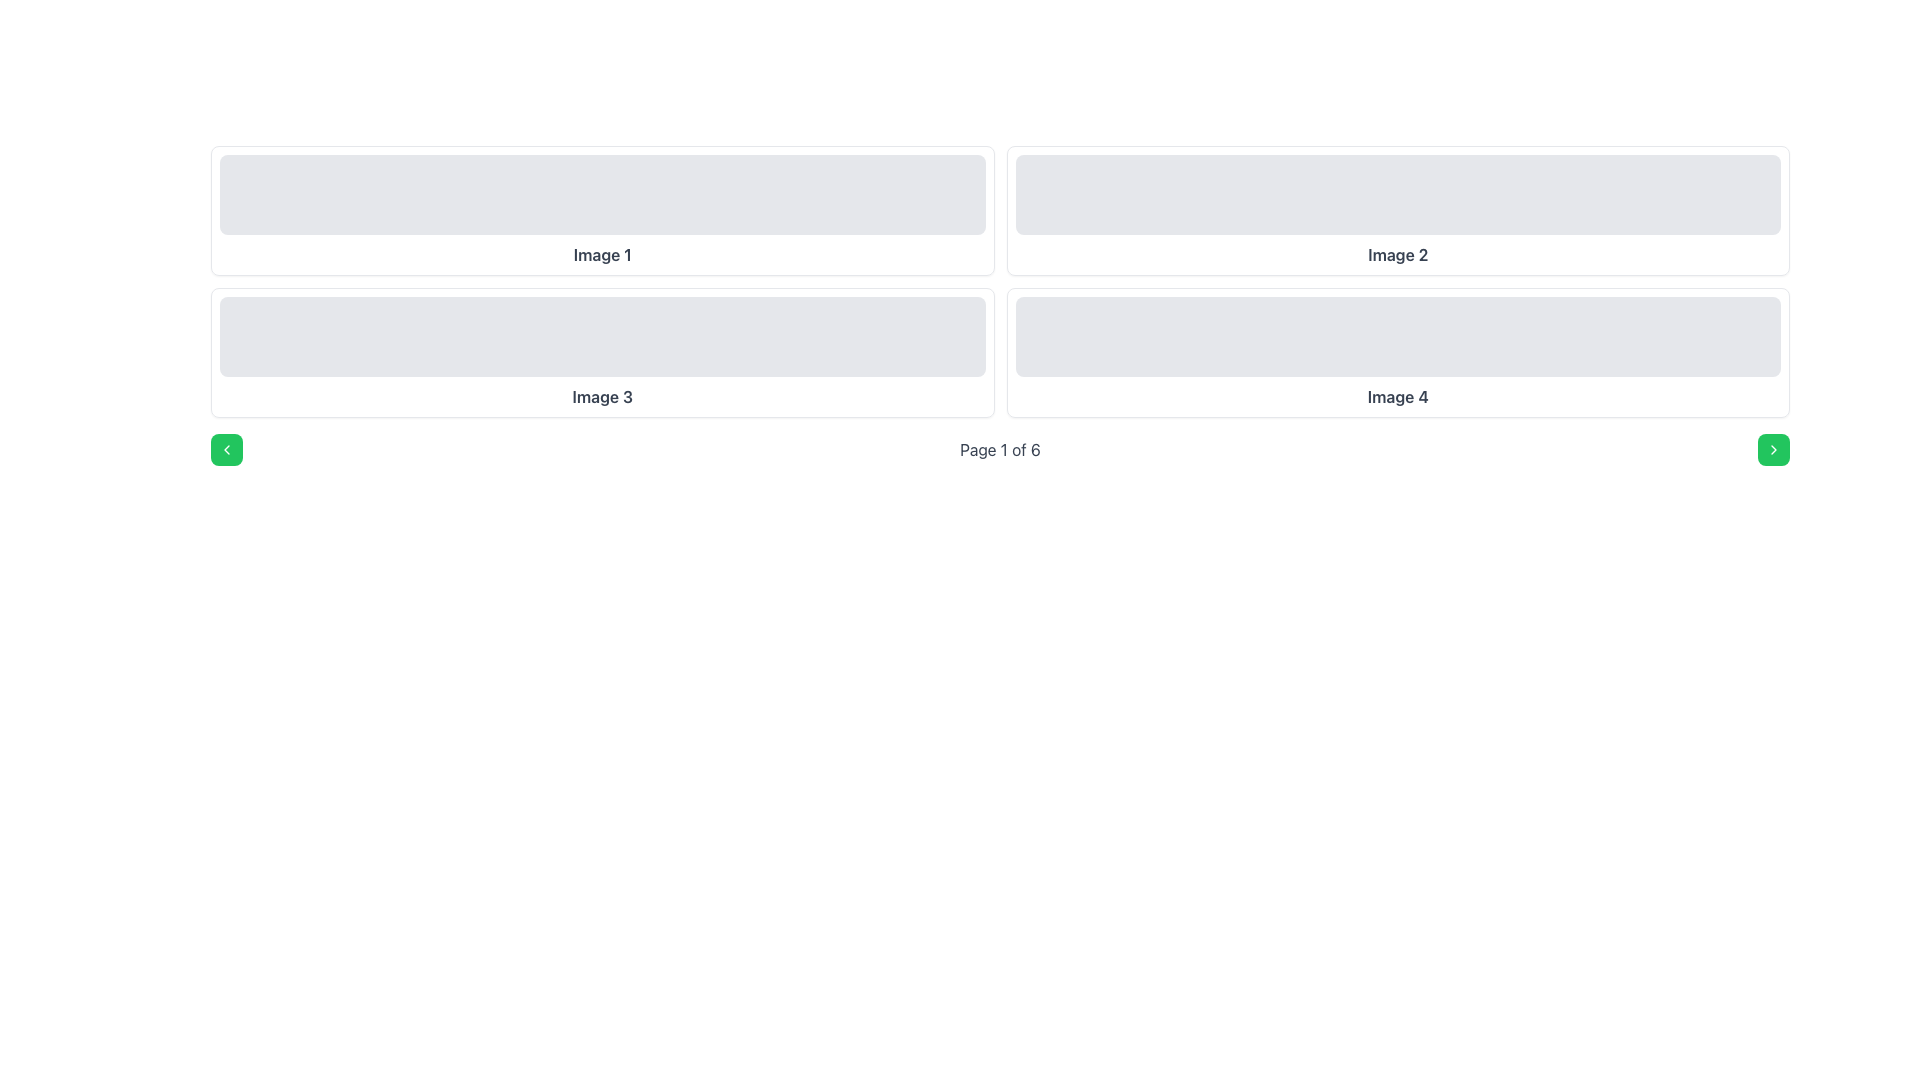  Describe the element at coordinates (1774, 450) in the screenshot. I see `the right-pointing chevron icon located in the bottom-right corner of the green button` at that location.